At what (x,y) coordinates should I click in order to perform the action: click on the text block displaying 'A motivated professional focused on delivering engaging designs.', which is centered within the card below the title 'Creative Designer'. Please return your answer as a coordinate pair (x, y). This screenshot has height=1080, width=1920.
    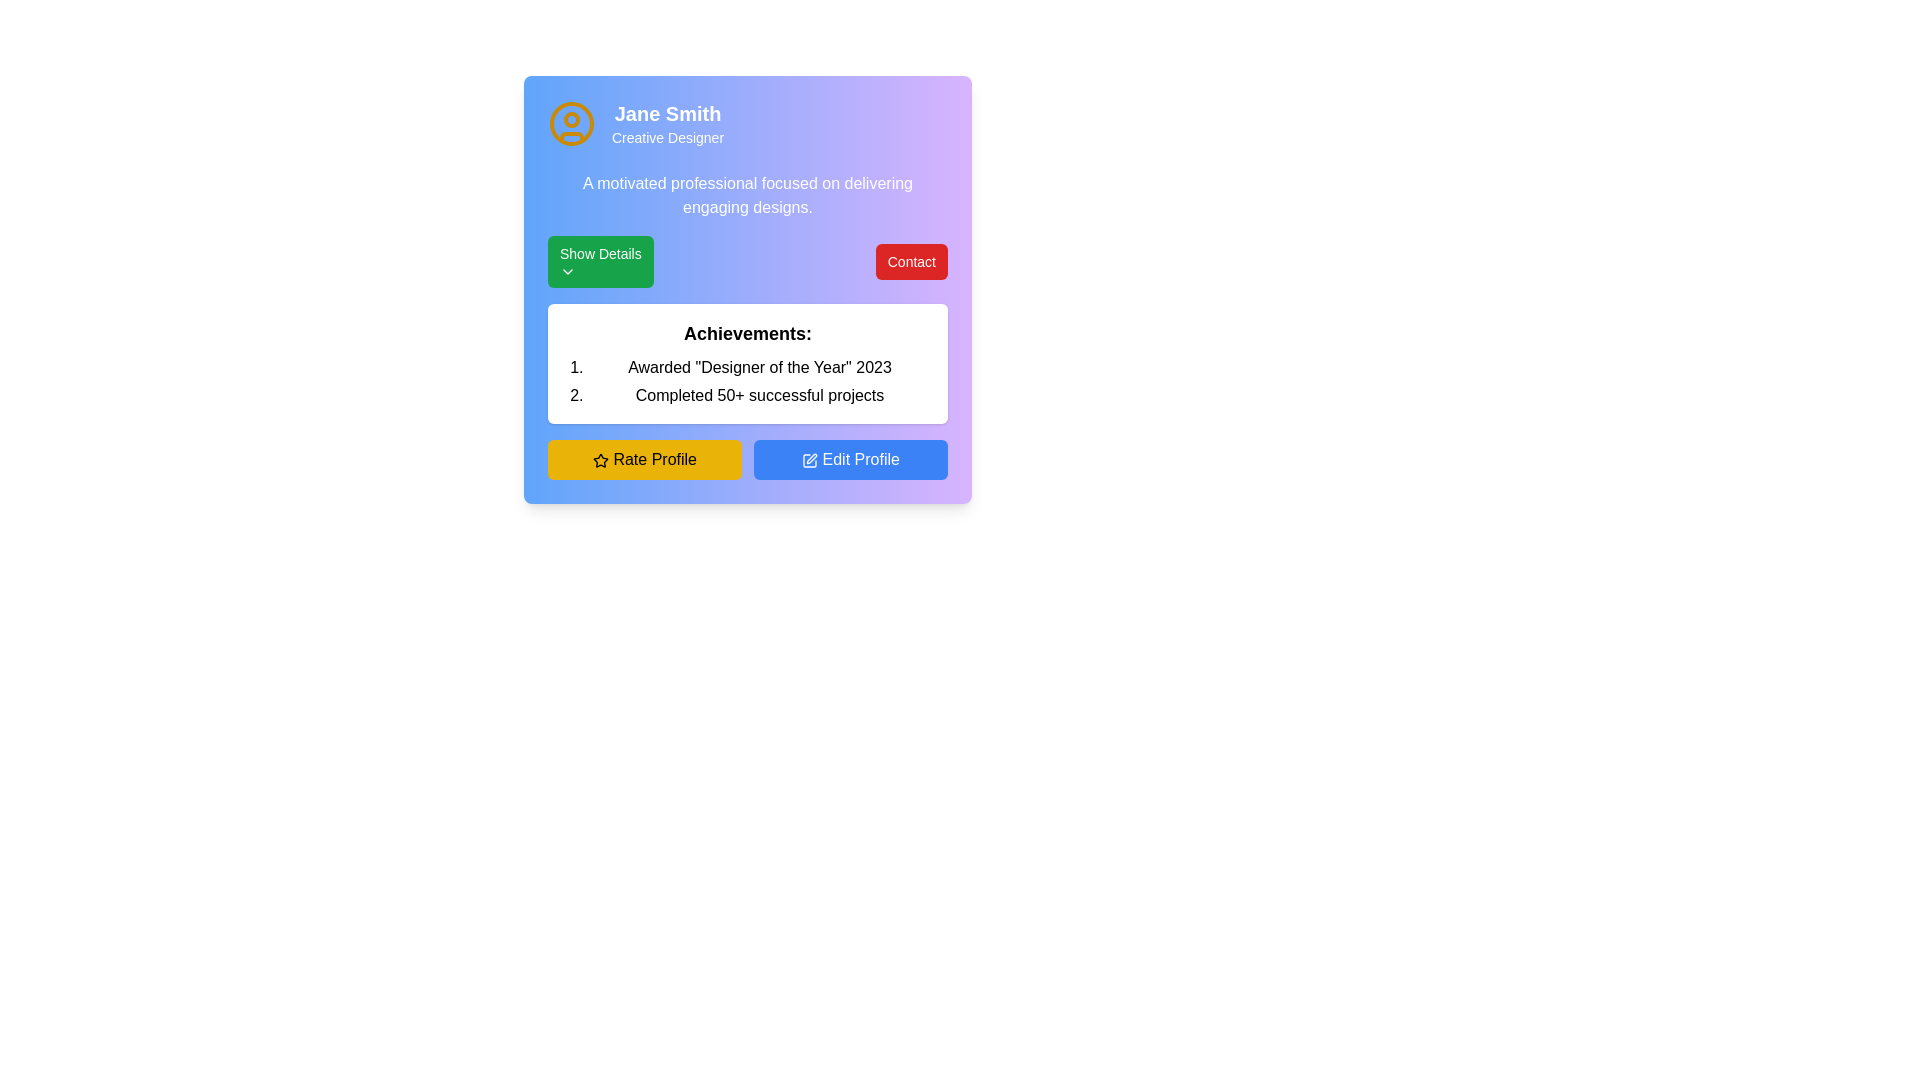
    Looking at the image, I should click on (747, 196).